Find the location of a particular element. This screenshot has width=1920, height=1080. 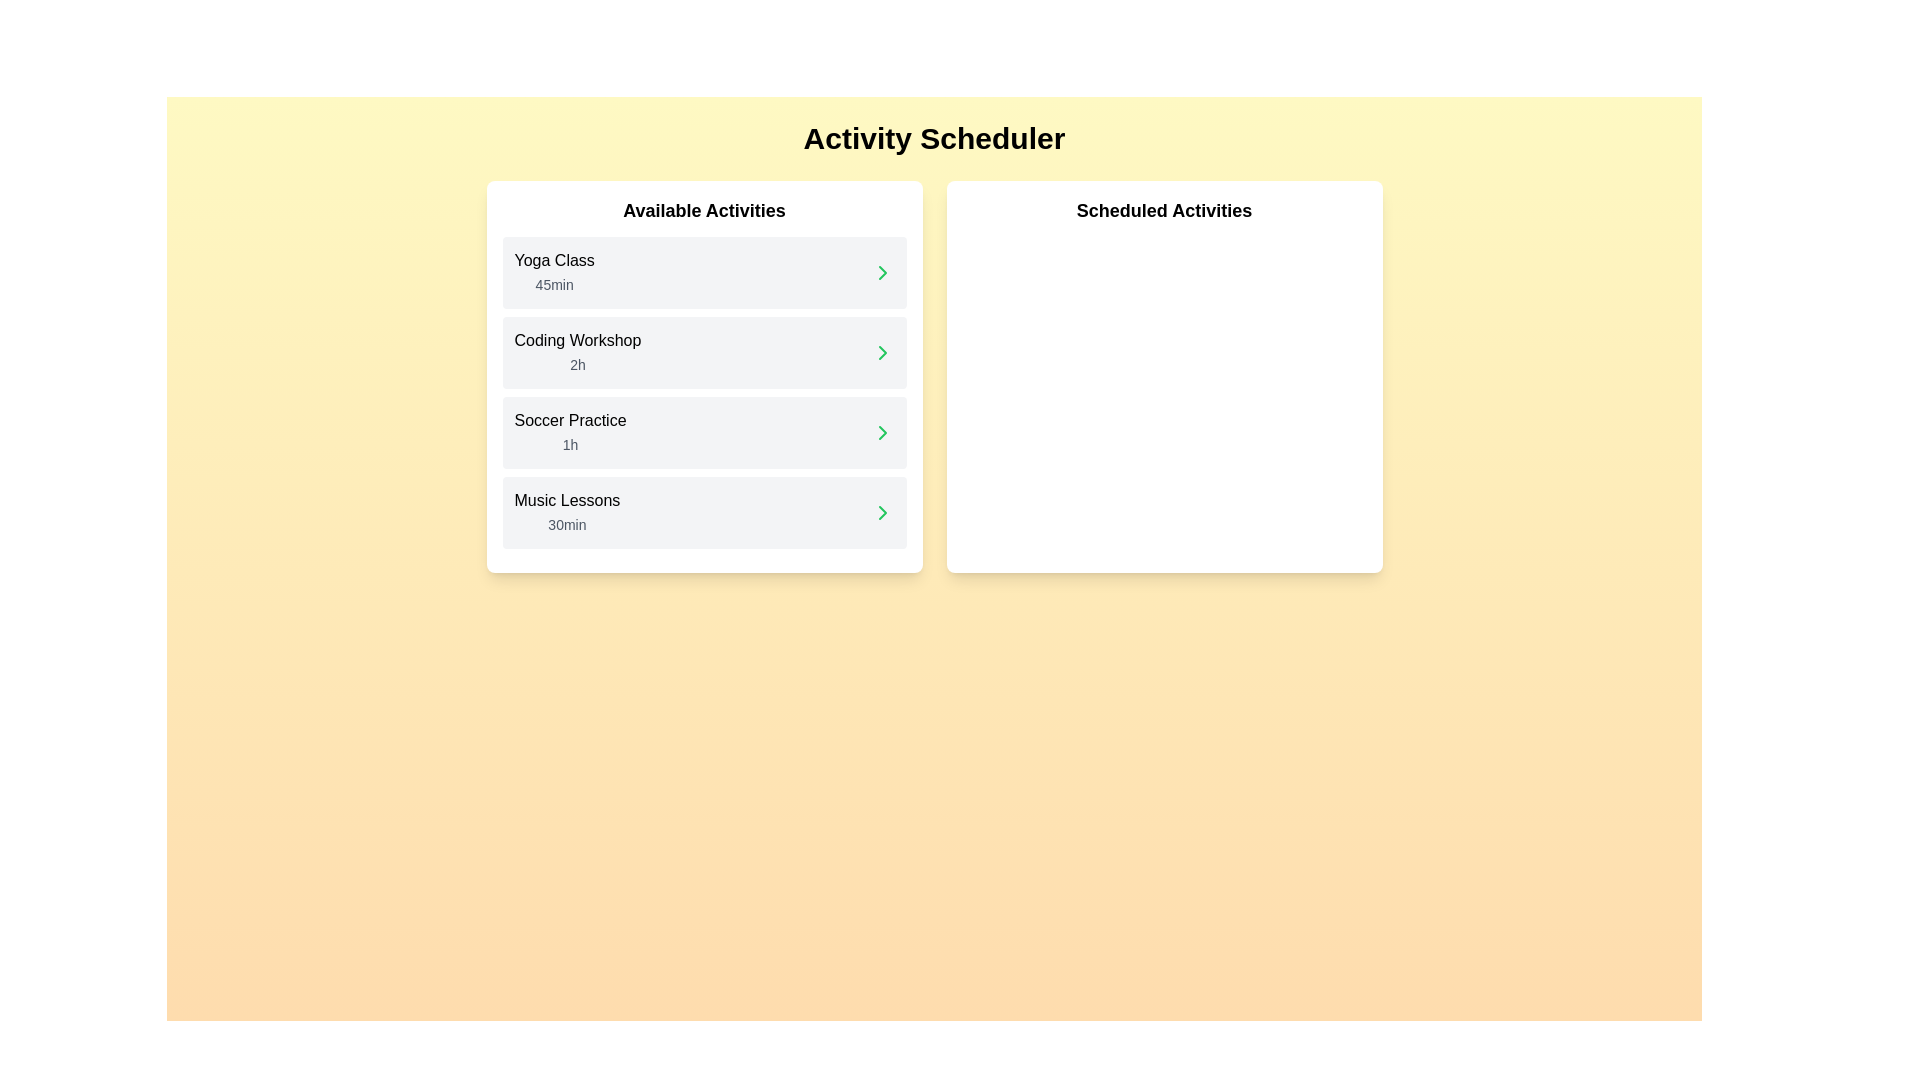

the chevron icon next to the activity Yoga Class to schedule it is located at coordinates (881, 273).